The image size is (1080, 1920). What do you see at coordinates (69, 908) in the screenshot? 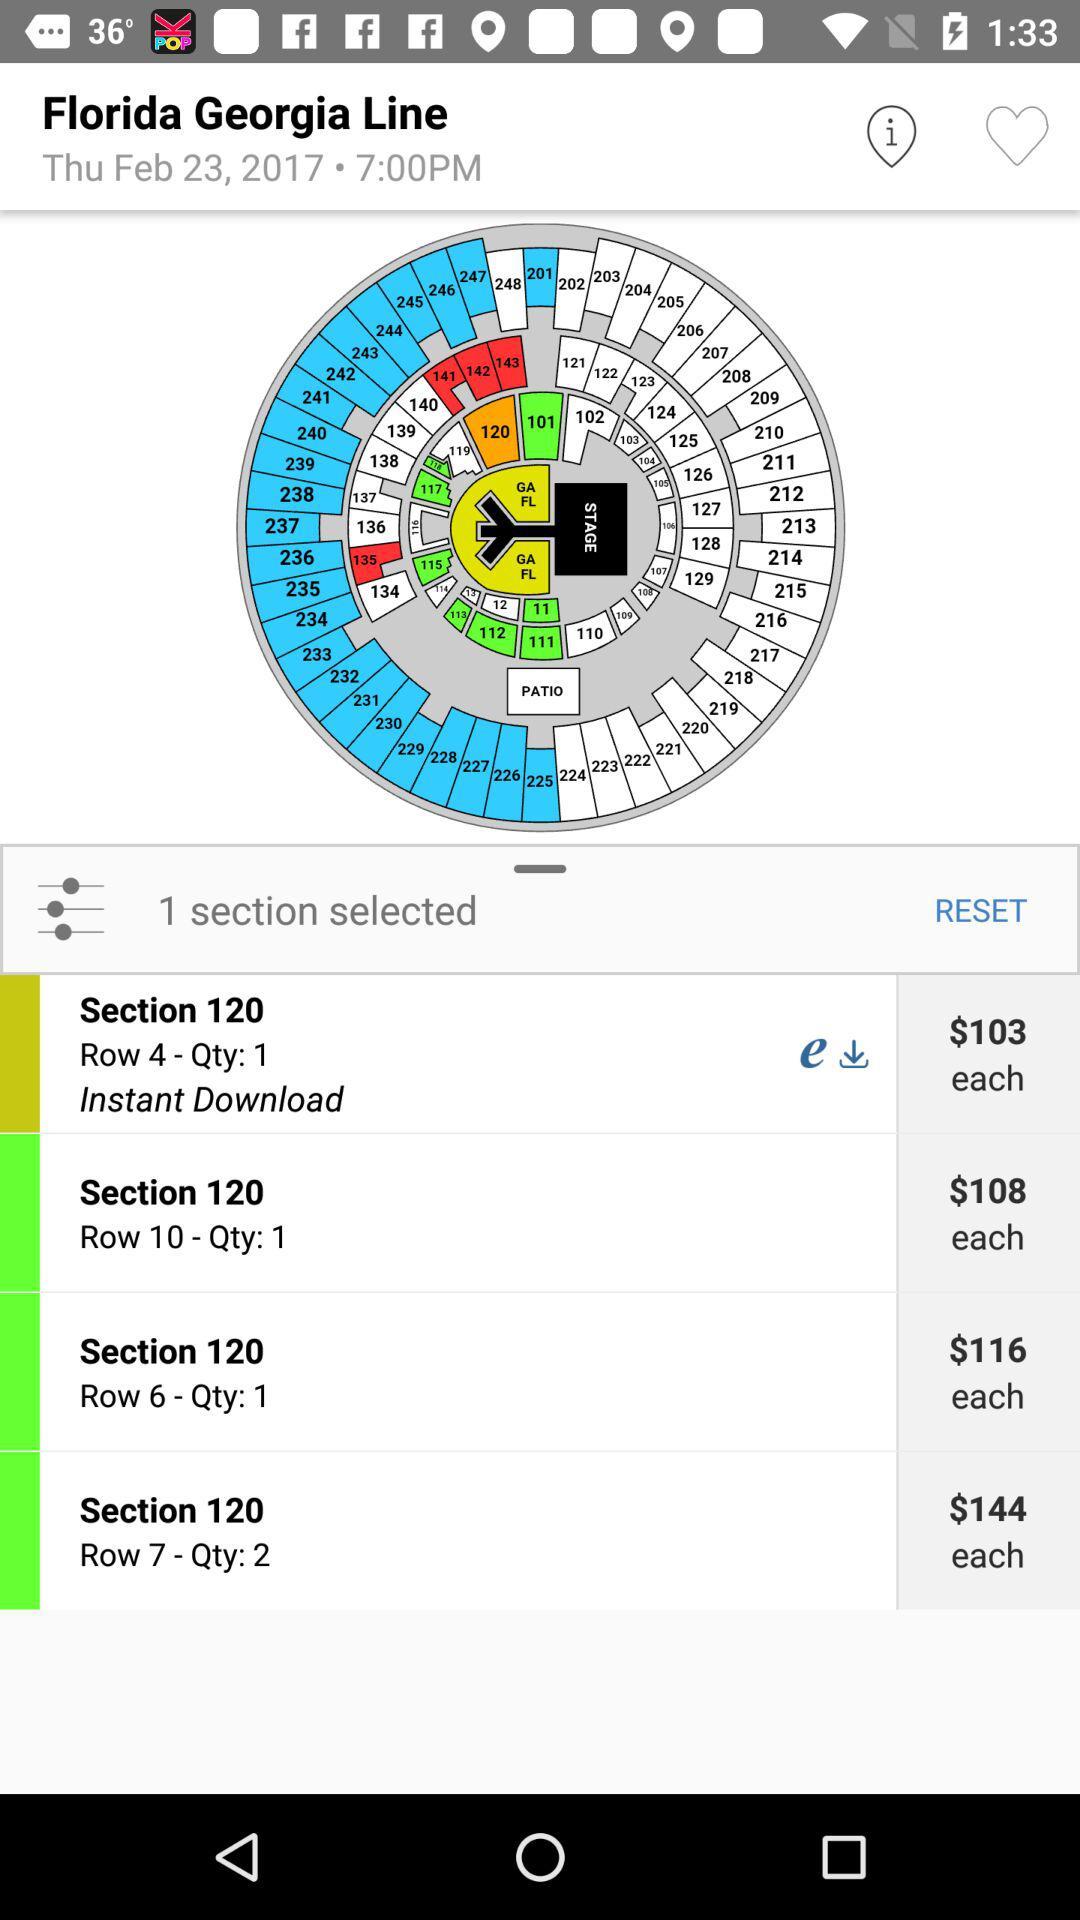
I see `the sliders icon` at bounding box center [69, 908].